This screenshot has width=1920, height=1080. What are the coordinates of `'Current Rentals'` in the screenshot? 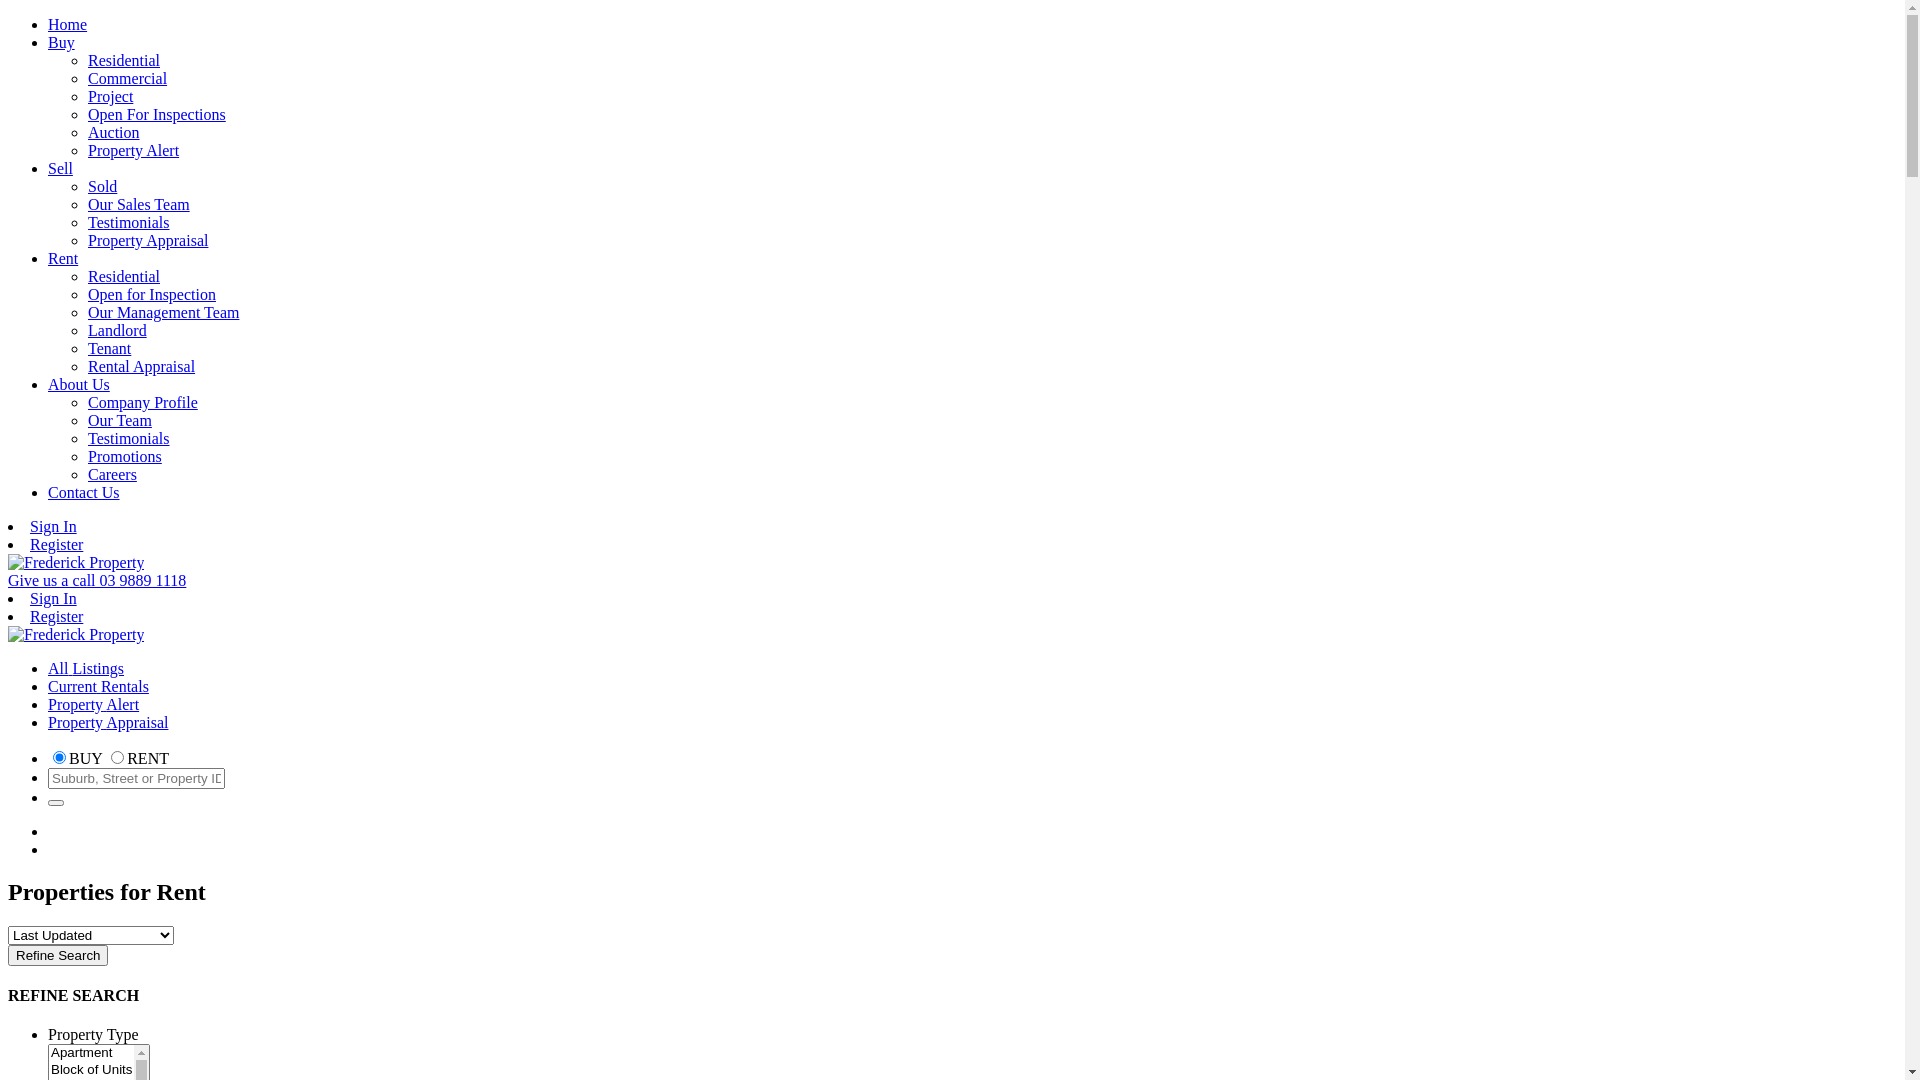 It's located at (97, 685).